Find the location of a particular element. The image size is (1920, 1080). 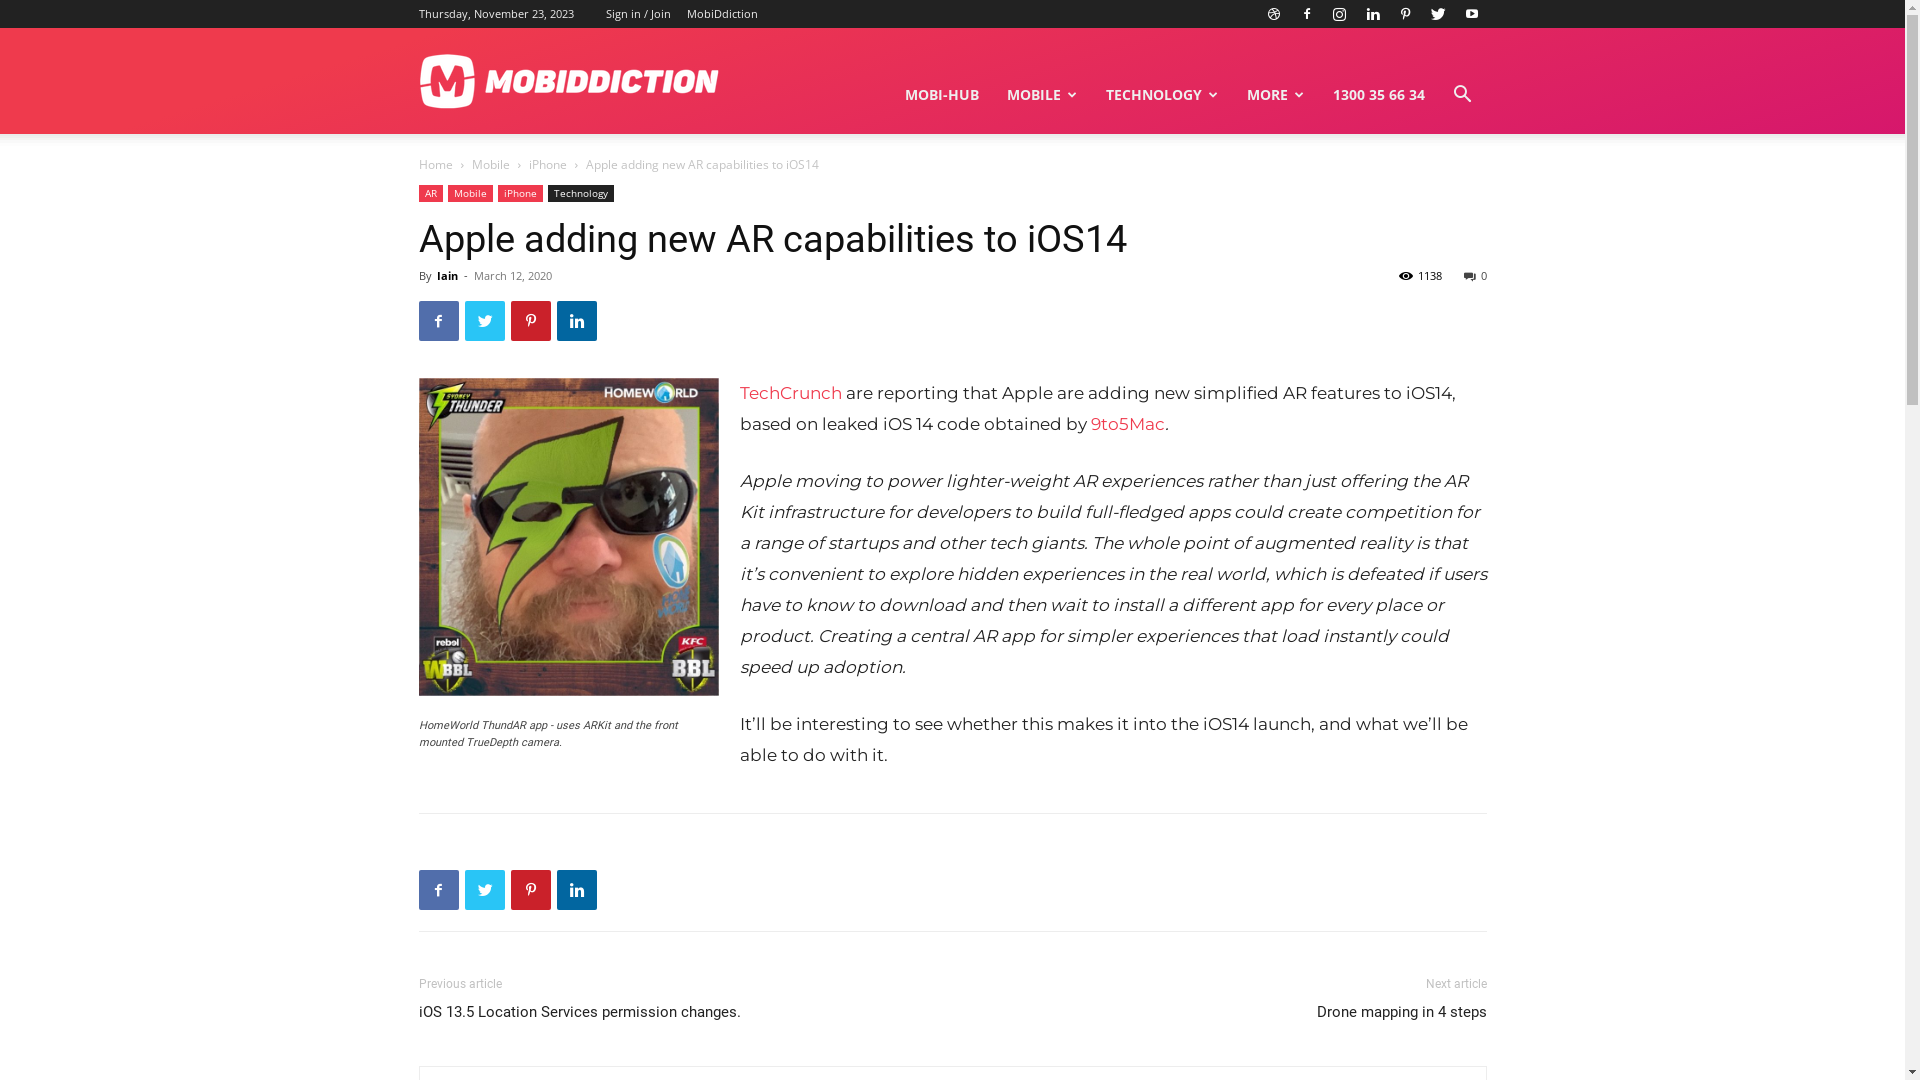

'Sign in / Join' is located at coordinates (637, 13).